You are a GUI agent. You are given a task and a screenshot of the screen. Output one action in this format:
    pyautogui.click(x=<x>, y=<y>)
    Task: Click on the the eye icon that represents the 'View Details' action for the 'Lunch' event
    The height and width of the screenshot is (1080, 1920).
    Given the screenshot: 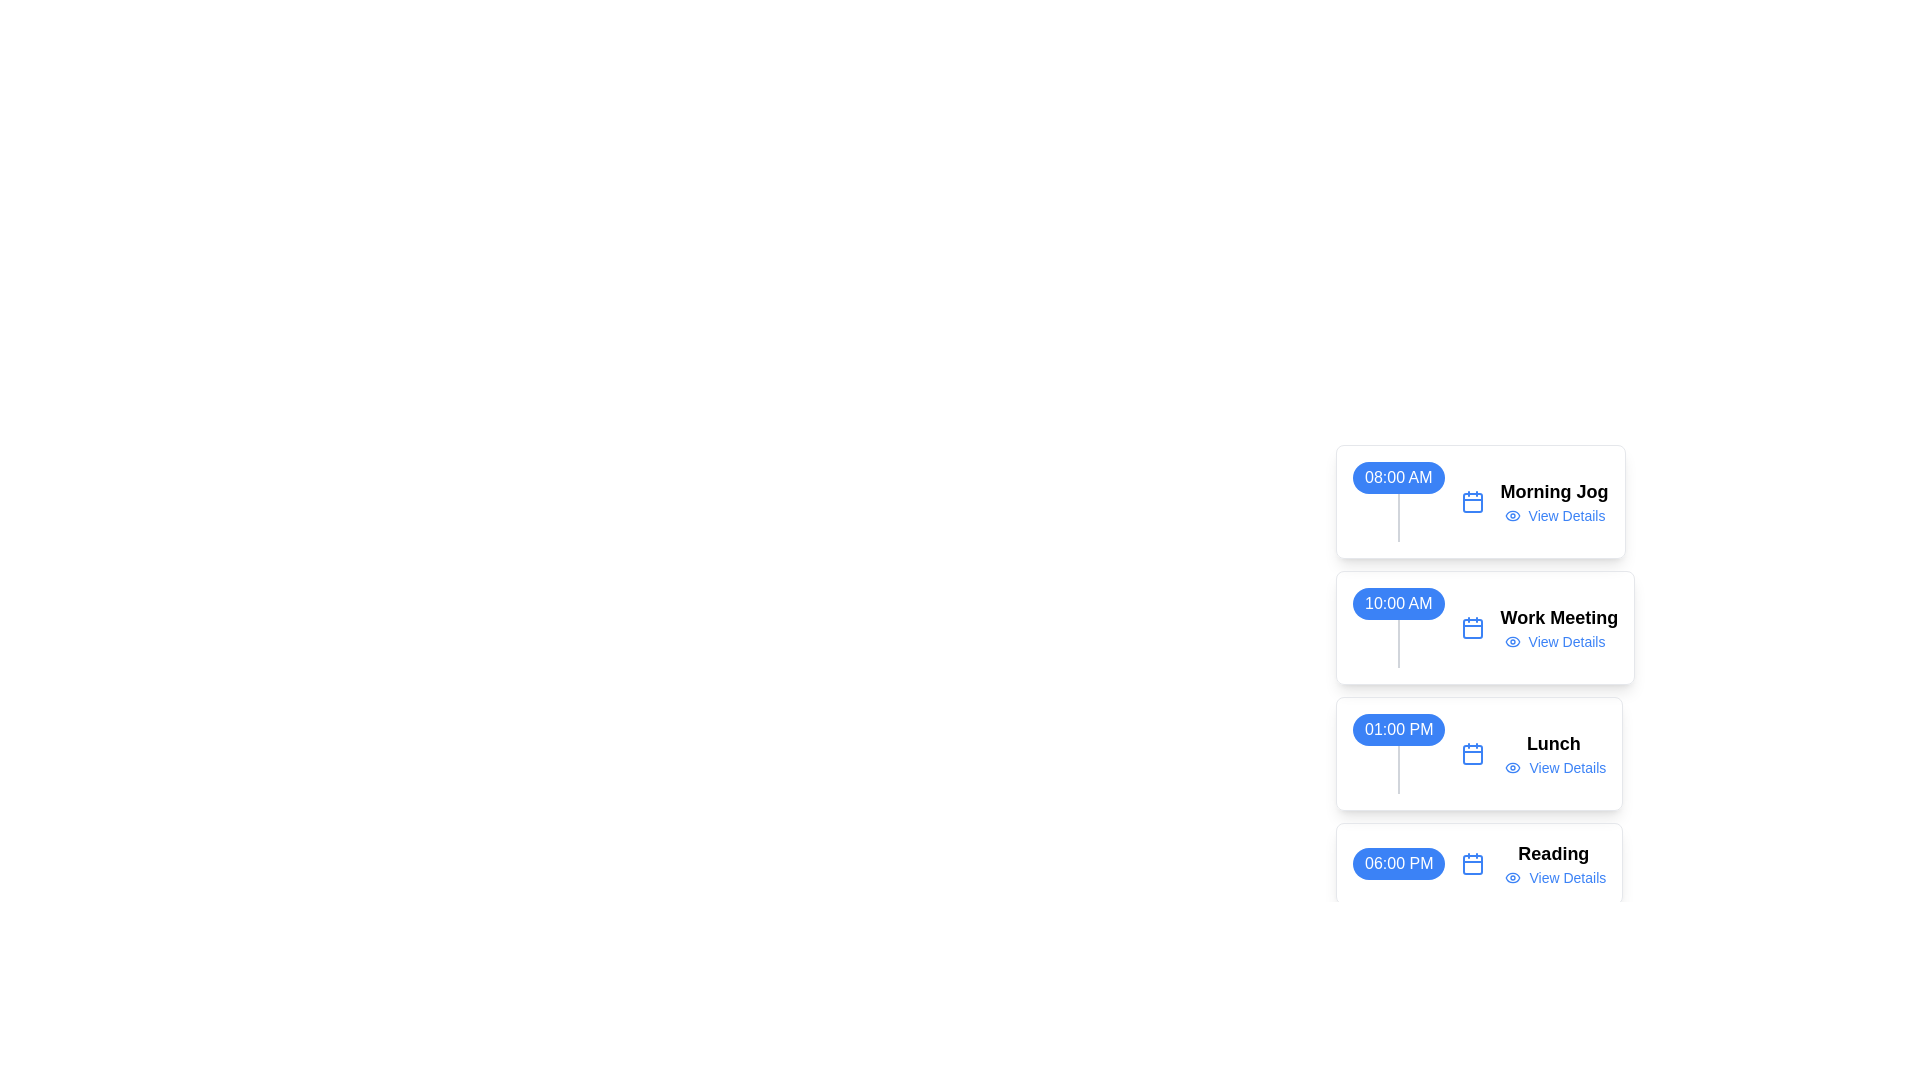 What is the action you would take?
    pyautogui.click(x=1513, y=766)
    